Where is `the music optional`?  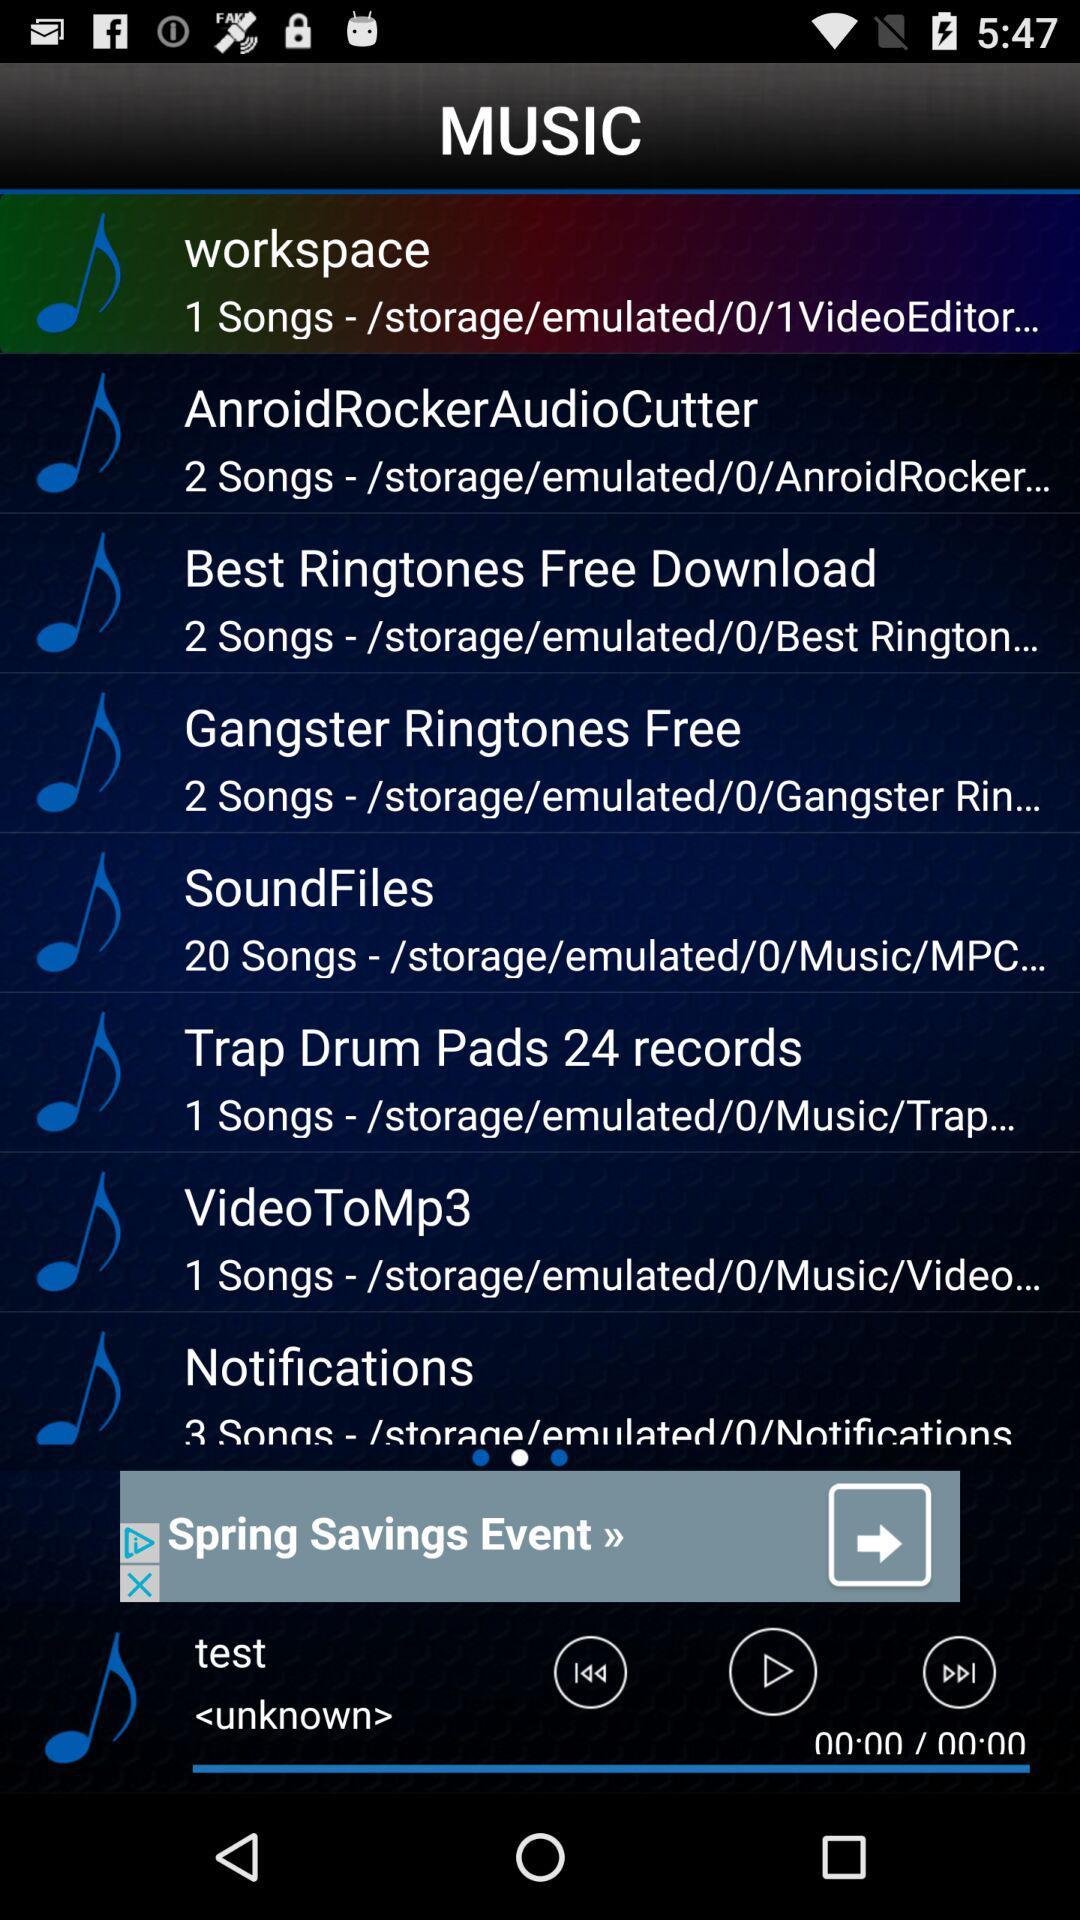 the music optional is located at coordinates (90, 1697).